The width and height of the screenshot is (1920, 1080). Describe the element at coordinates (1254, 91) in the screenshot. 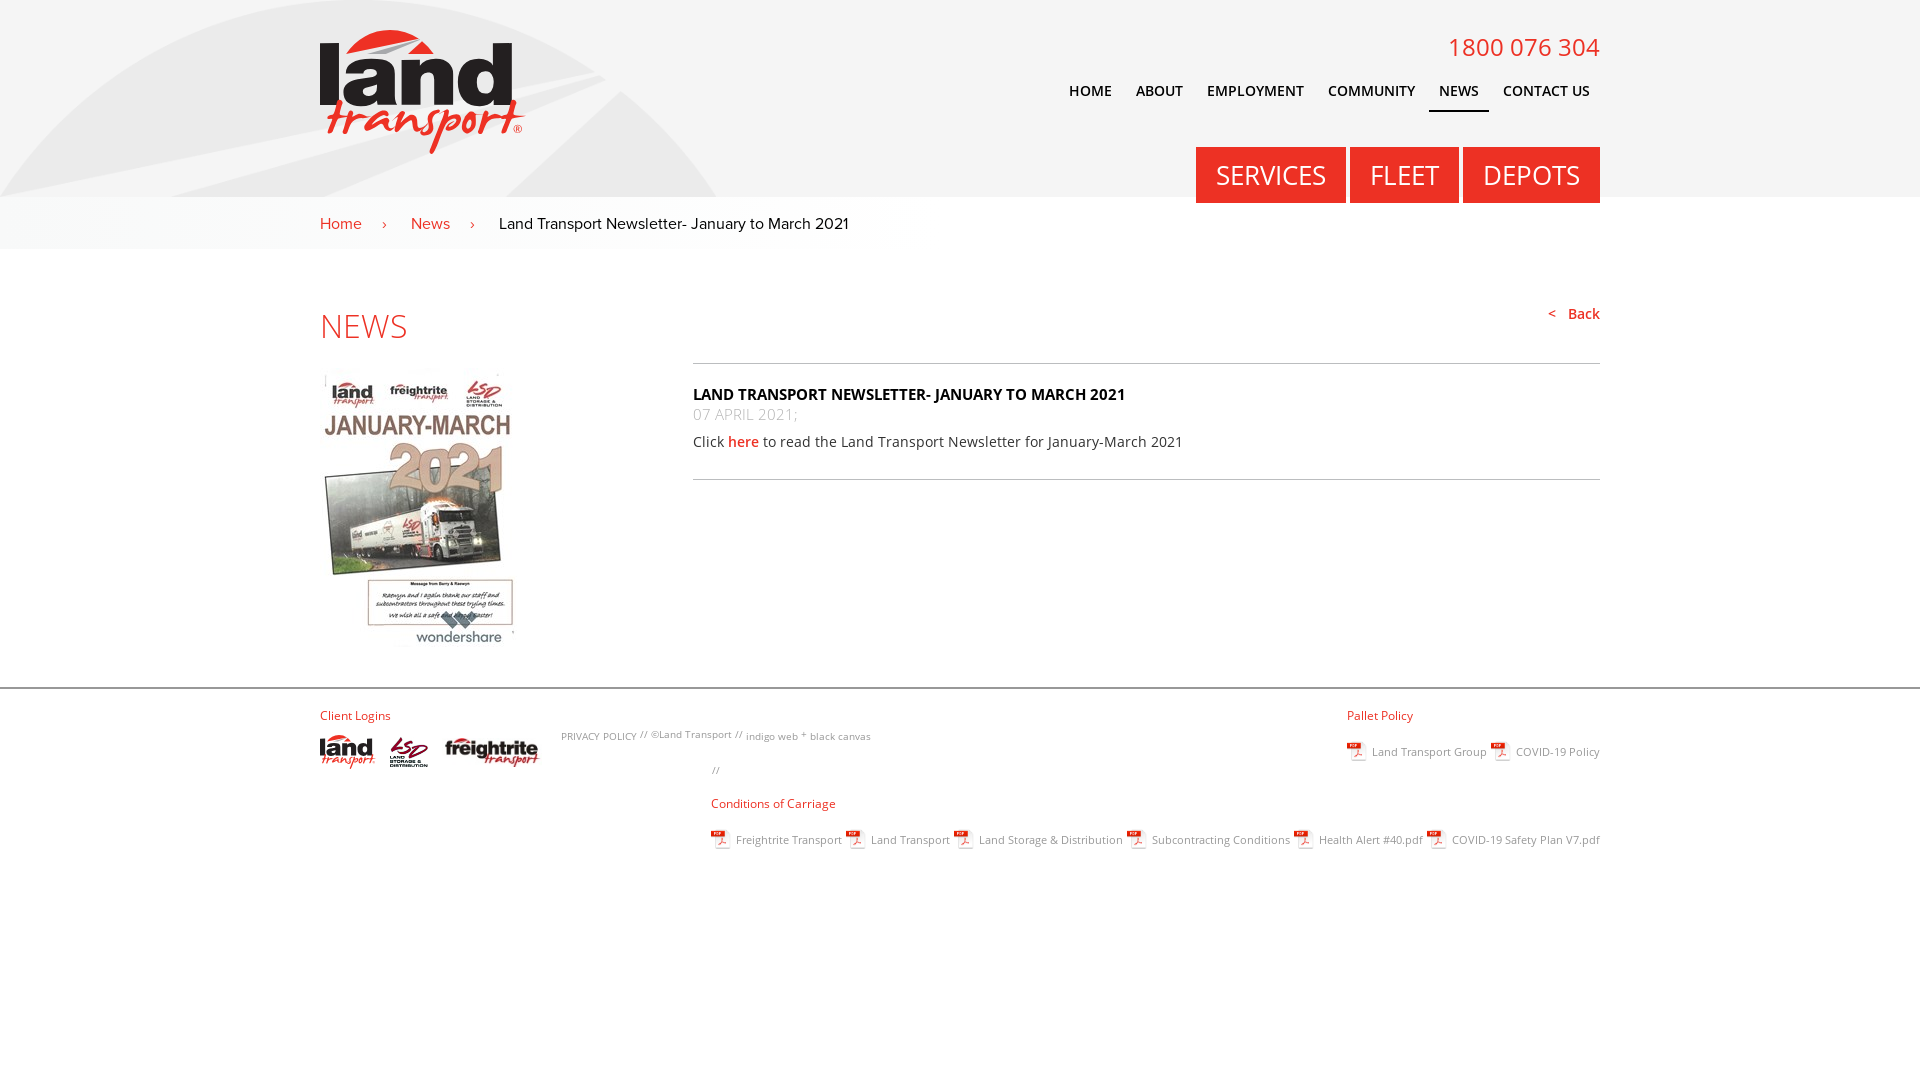

I see `'EMPLOYMENT'` at that location.